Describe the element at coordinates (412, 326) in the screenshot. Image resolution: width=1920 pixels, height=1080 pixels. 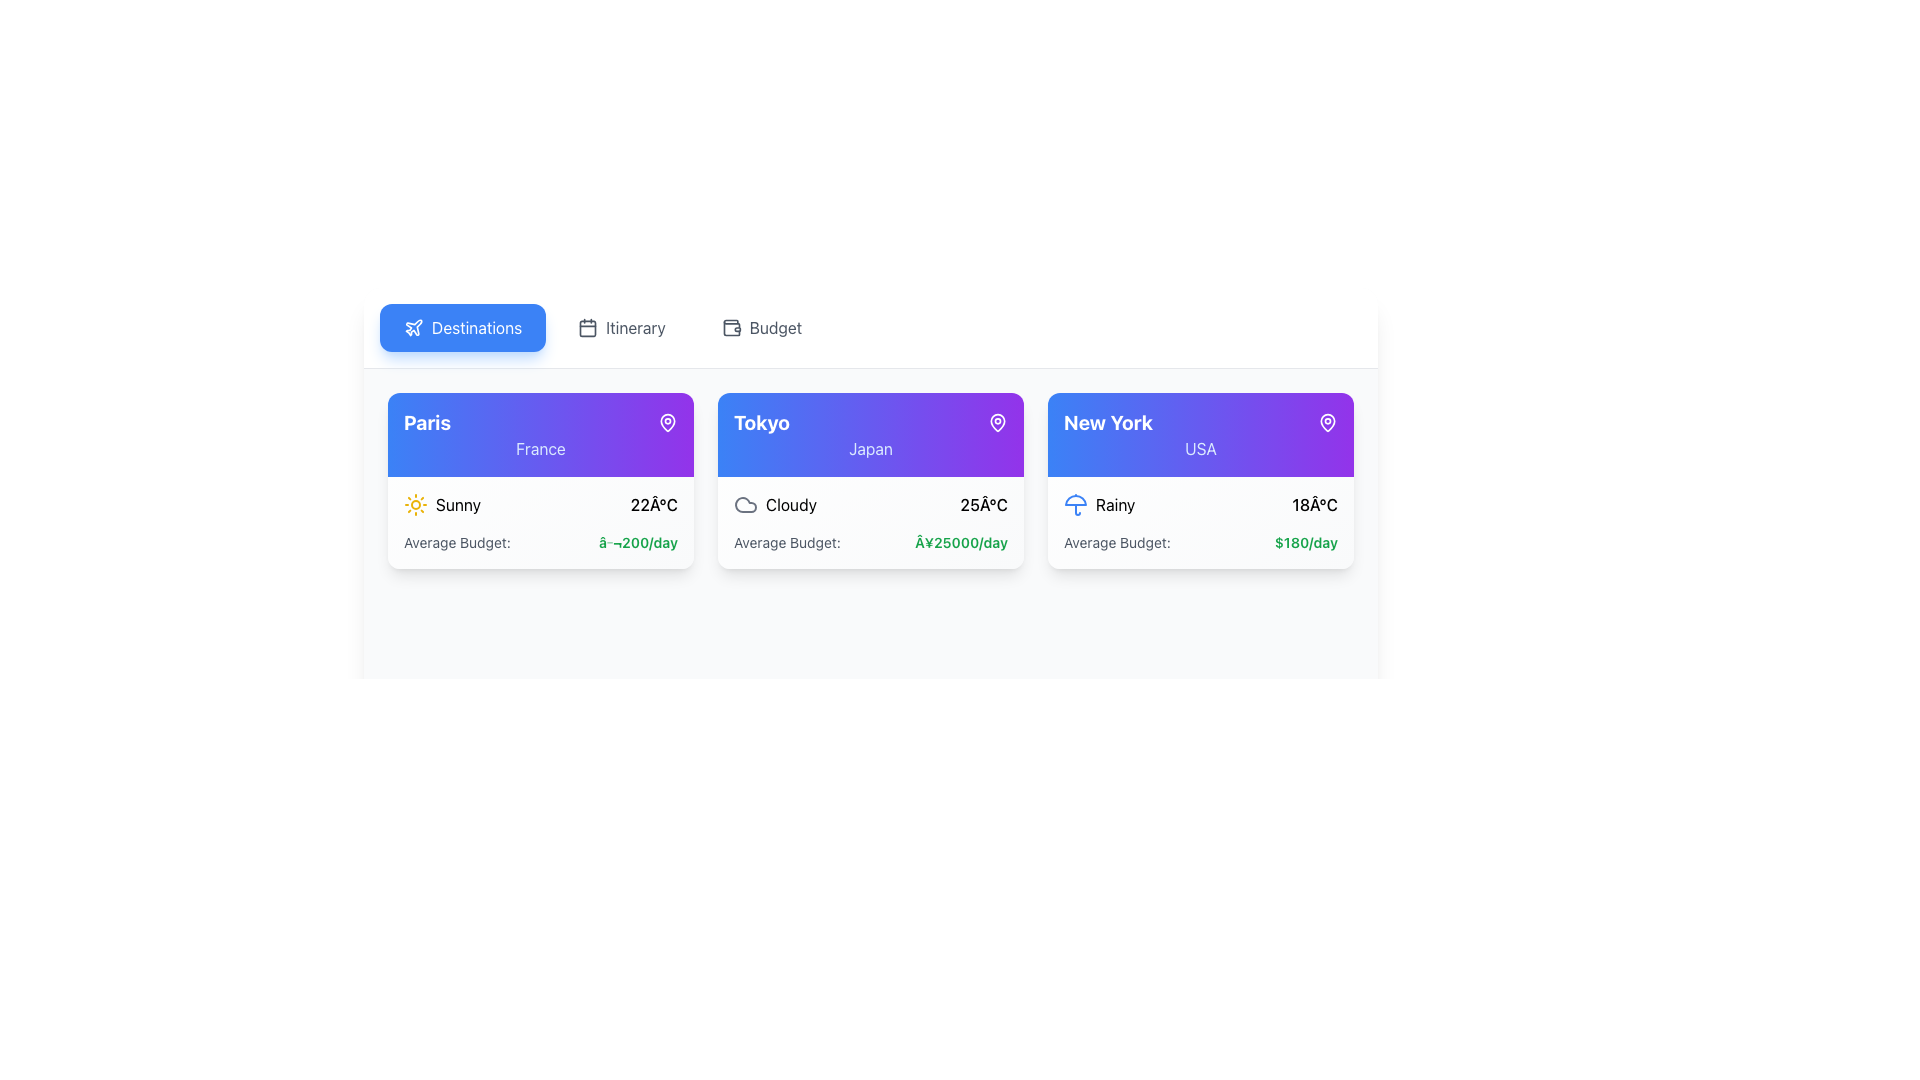
I see `the airplane icon located inside the blue 'Destinations' button, which is positioned to the left of the text 'Destinations'` at that location.